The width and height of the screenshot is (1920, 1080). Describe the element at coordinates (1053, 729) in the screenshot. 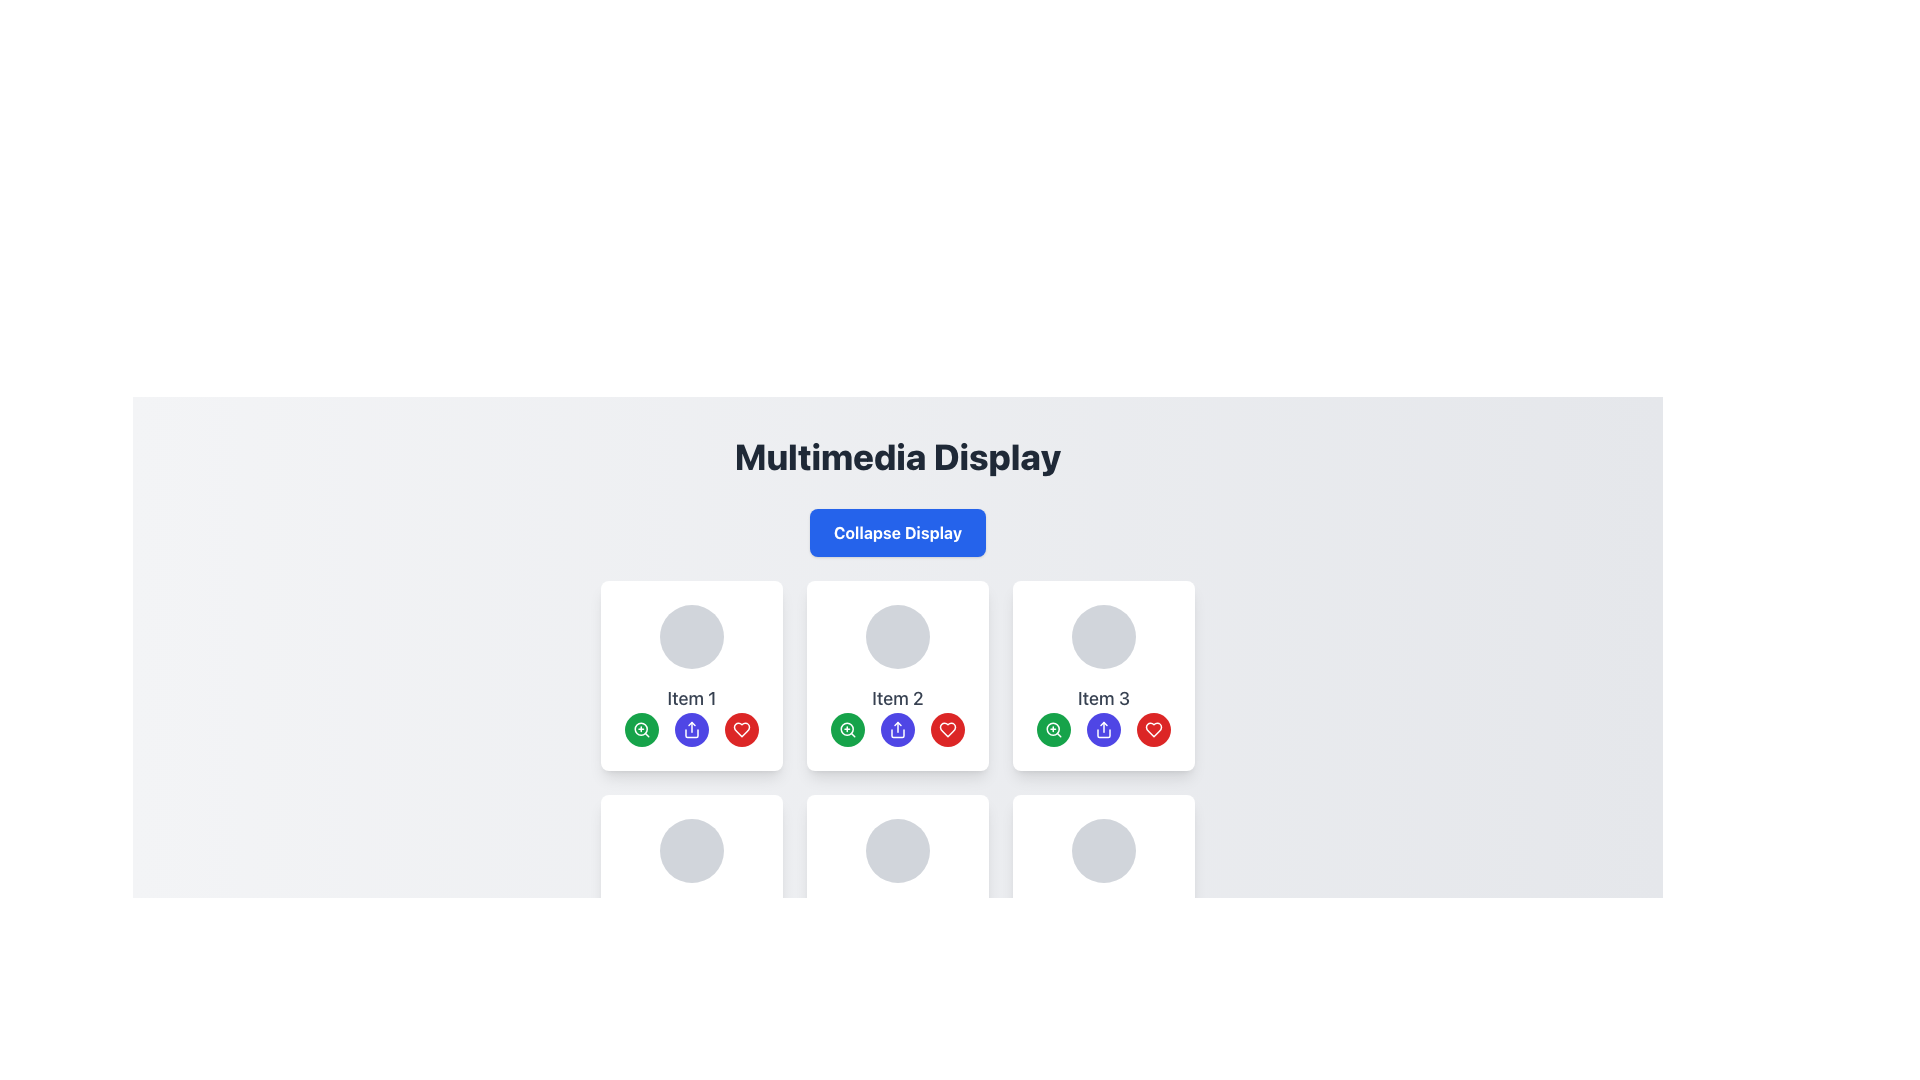

I see `the zoom-in button located below 'Item 3'` at that location.